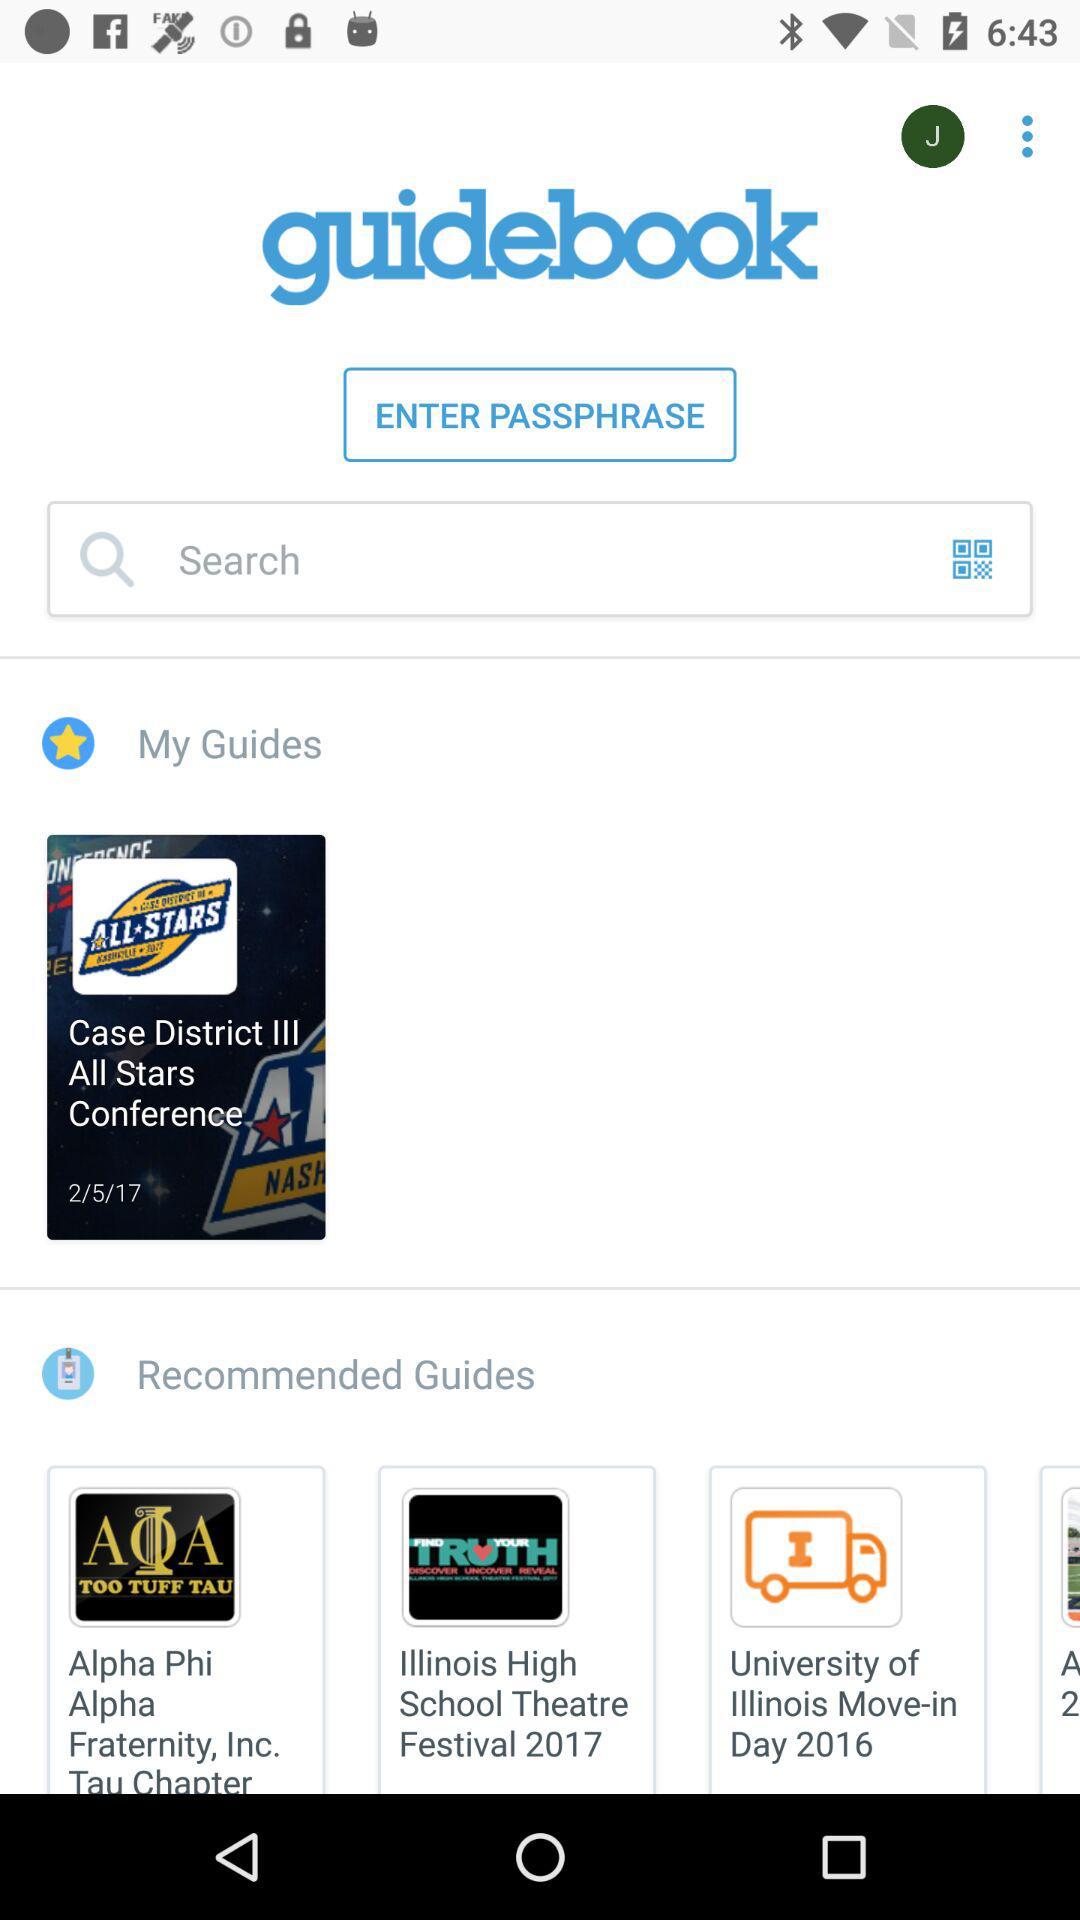 The height and width of the screenshot is (1920, 1080). Describe the element at coordinates (1027, 135) in the screenshot. I see `the more icon` at that location.